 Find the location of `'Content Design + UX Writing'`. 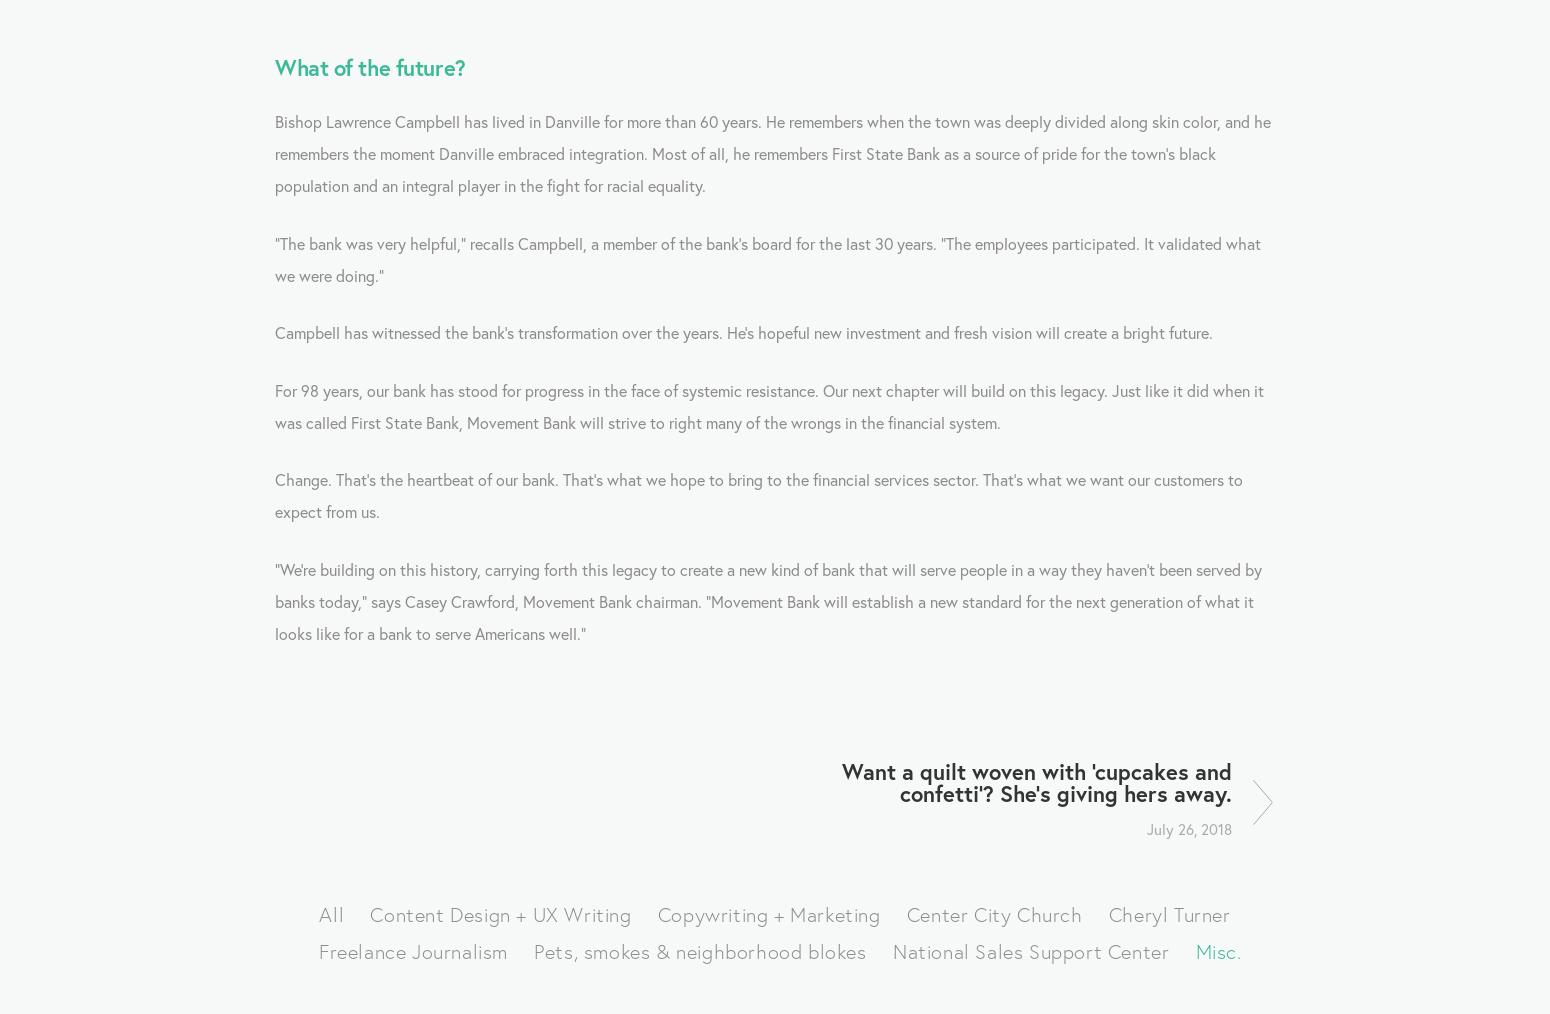

'Content Design + UX Writing' is located at coordinates (499, 912).